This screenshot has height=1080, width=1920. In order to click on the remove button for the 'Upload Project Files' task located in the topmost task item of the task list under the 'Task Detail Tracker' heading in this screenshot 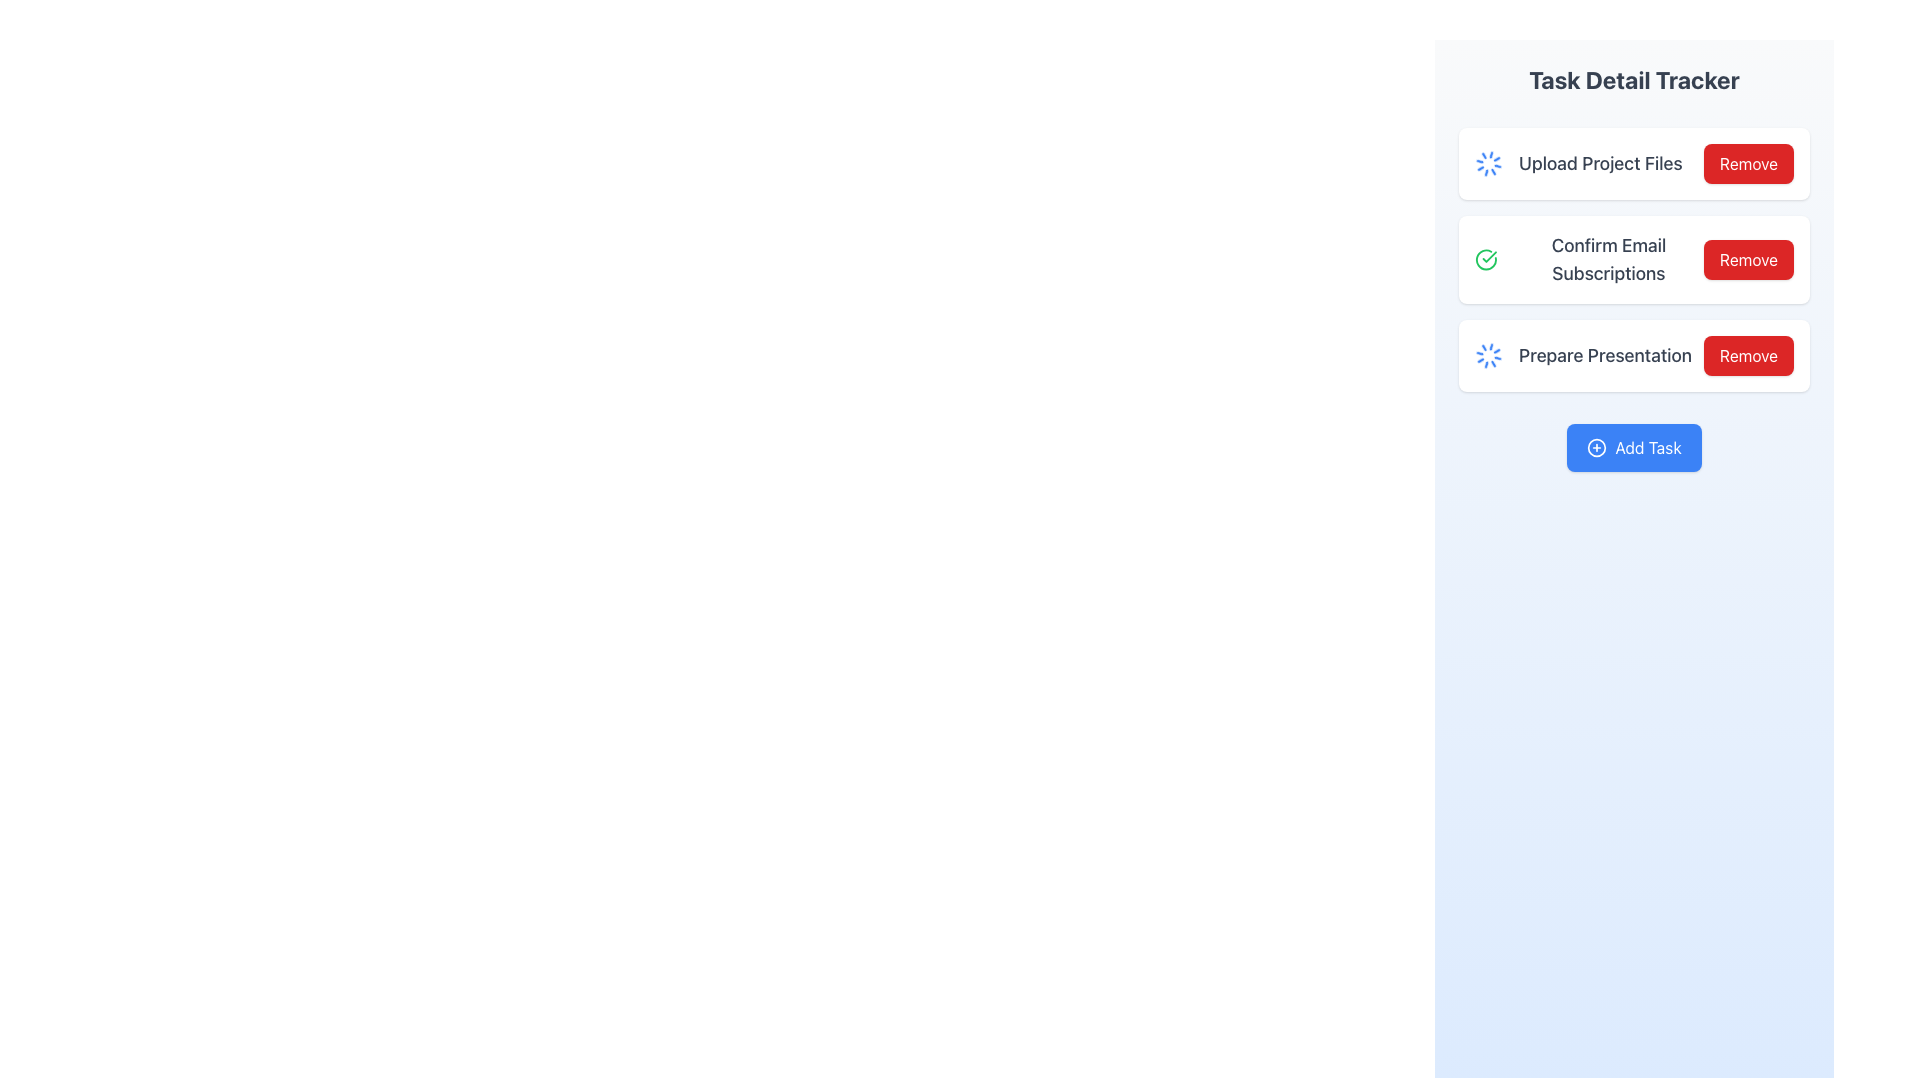, I will do `click(1747, 163)`.